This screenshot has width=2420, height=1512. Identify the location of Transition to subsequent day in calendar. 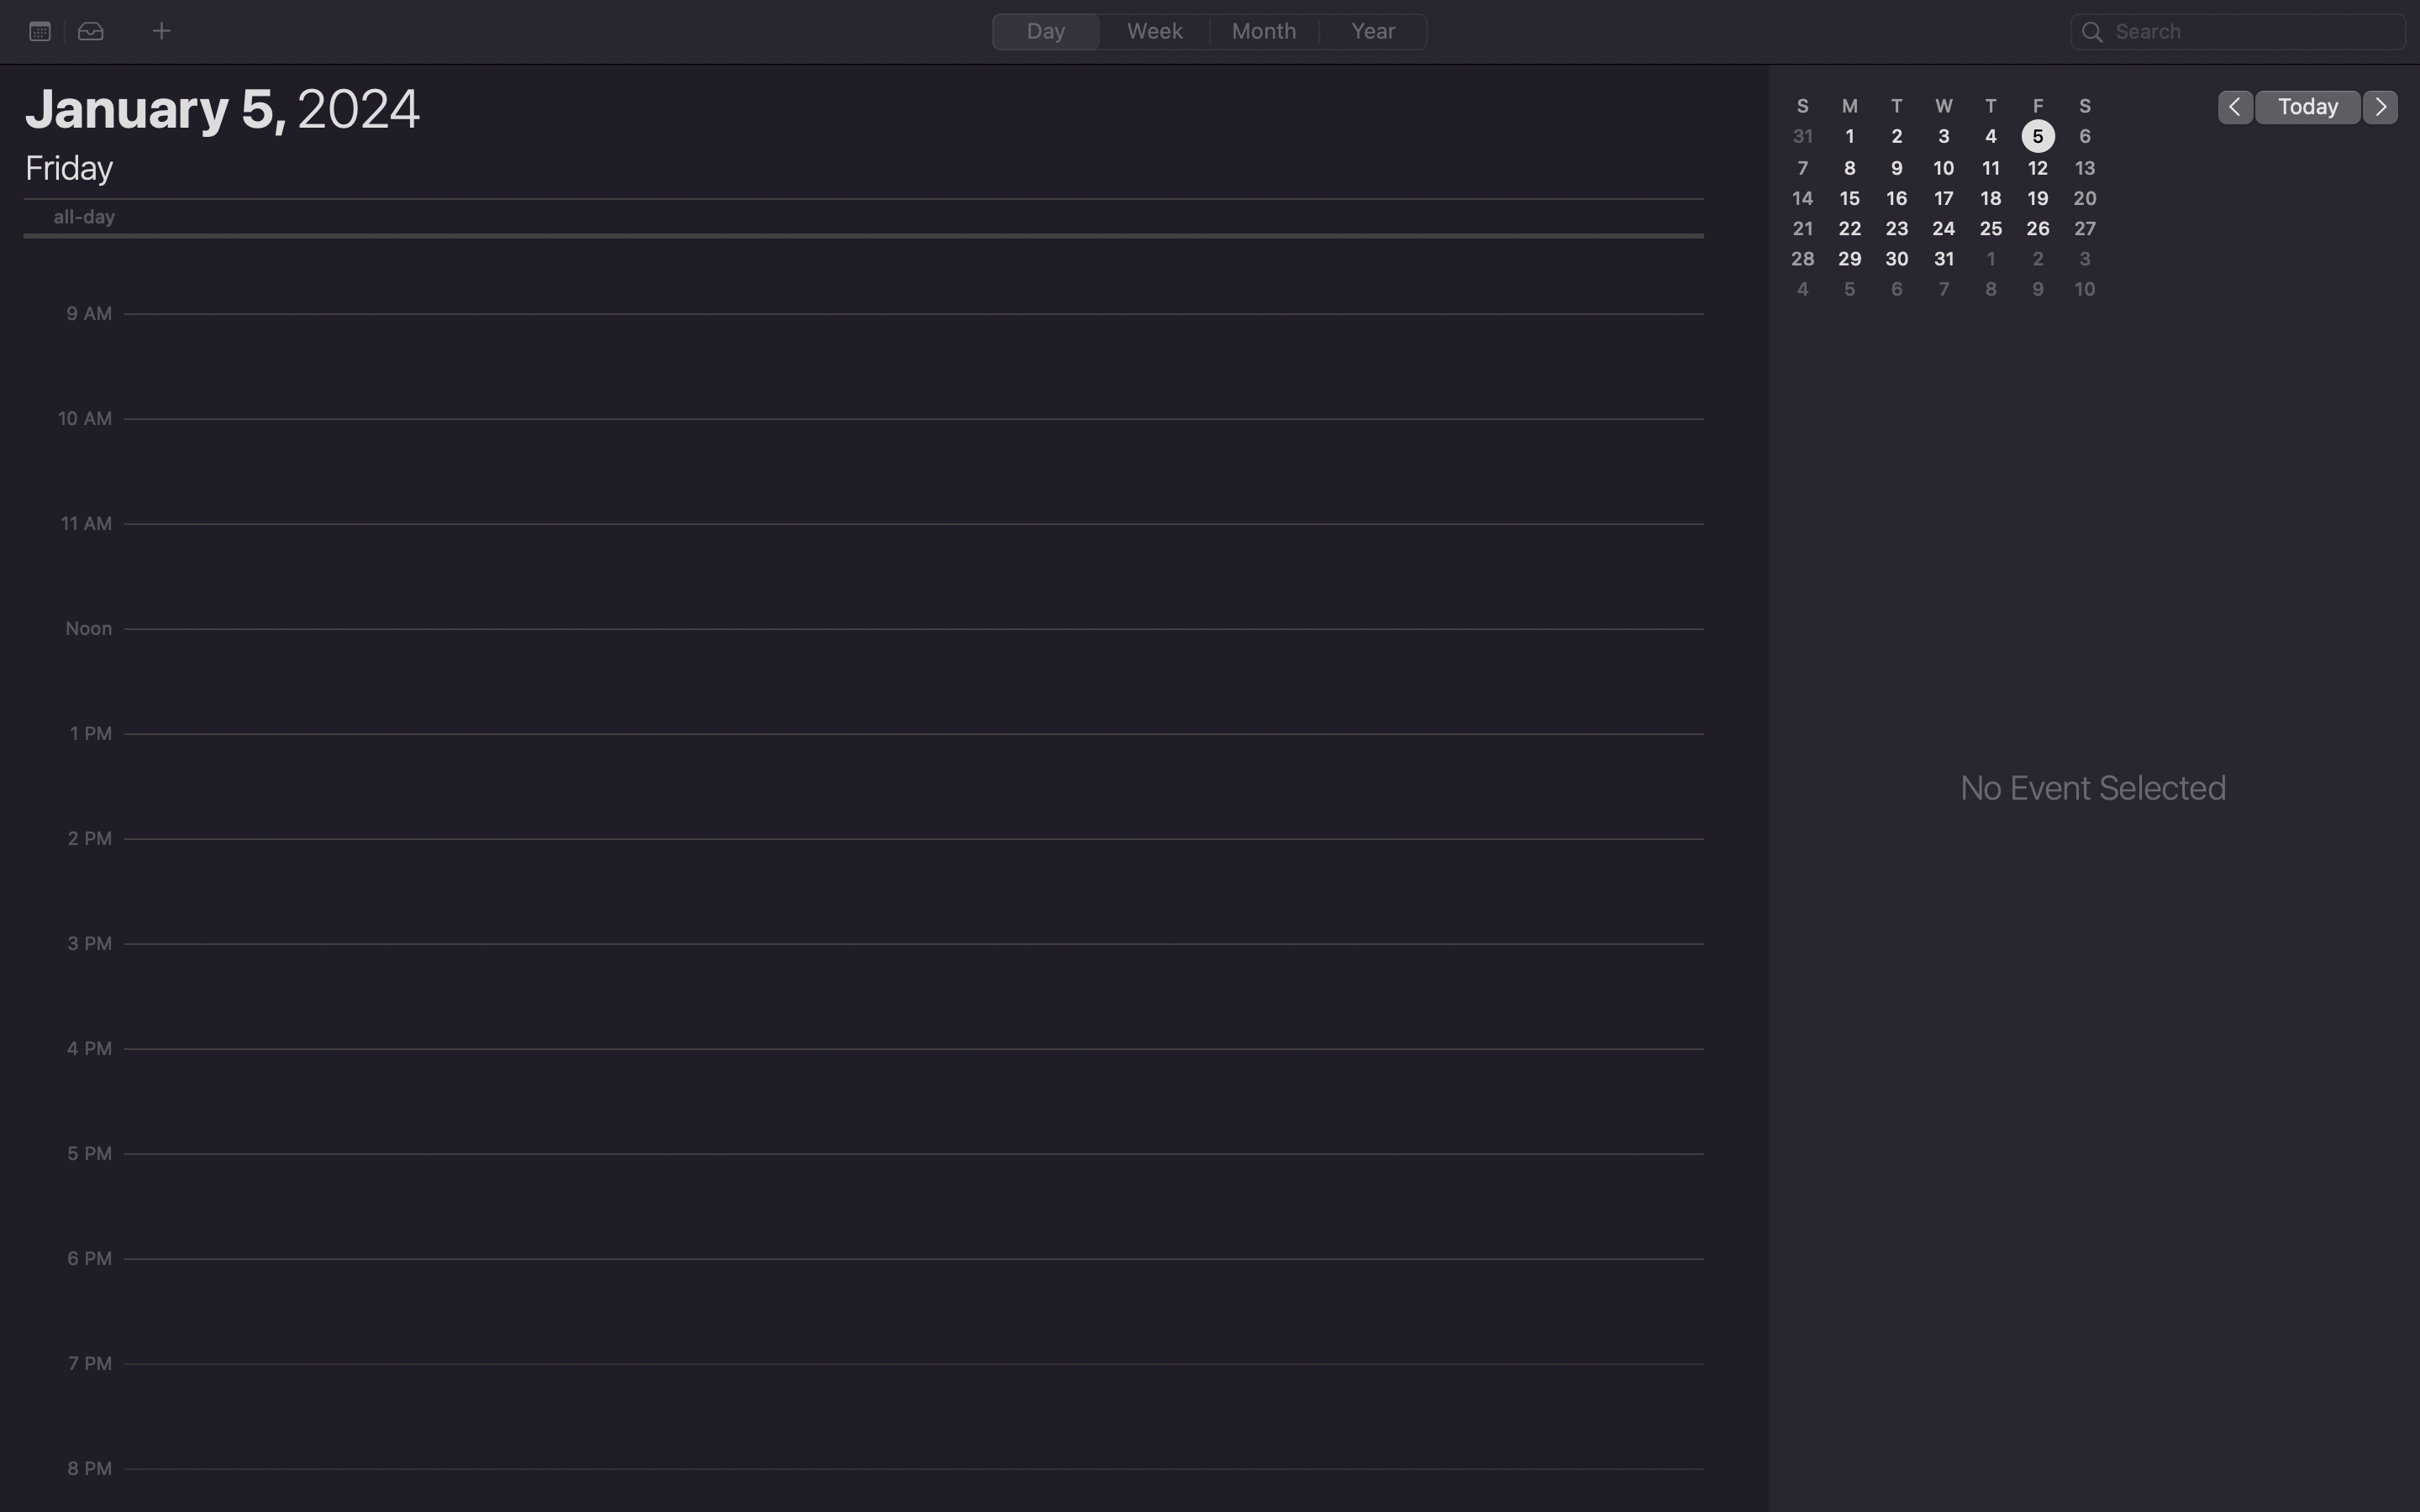
(2381, 105).